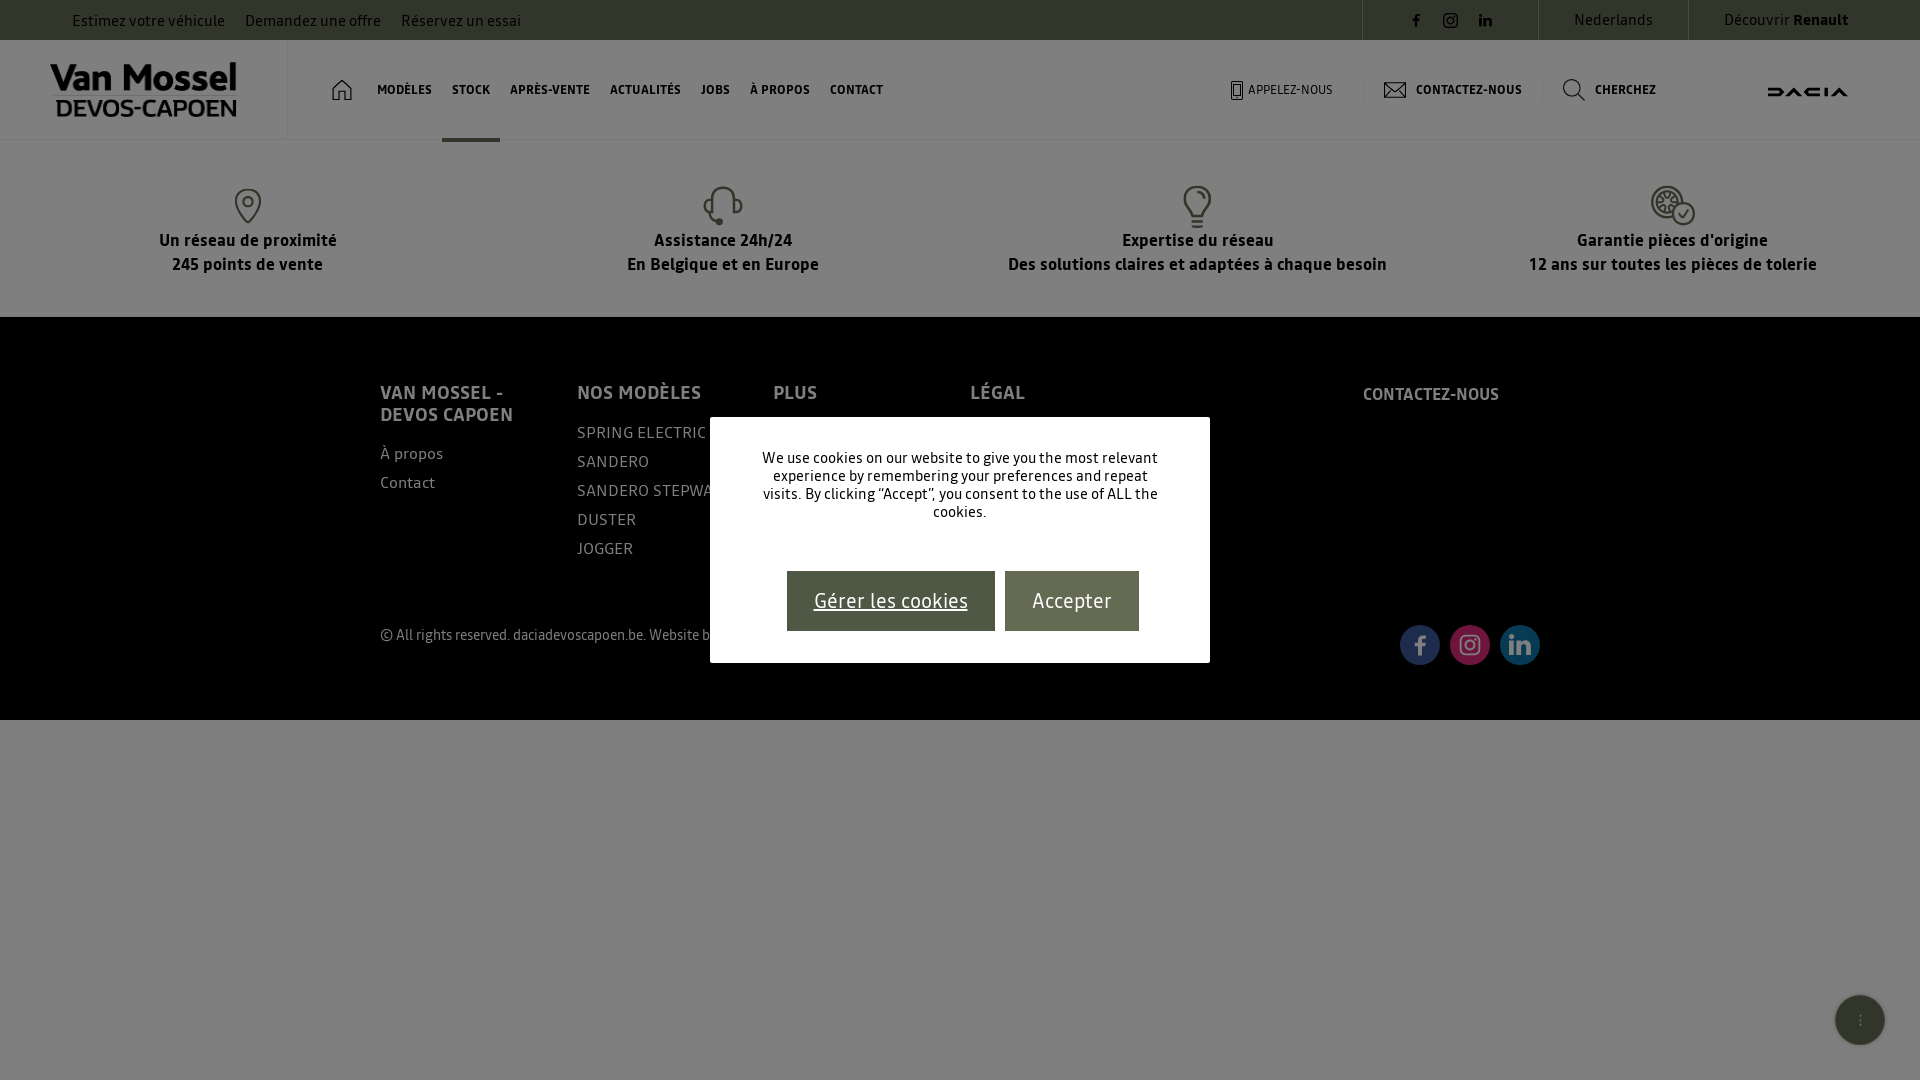 This screenshot has height=1080, width=1920. Describe the element at coordinates (721, 229) in the screenshot. I see `'Assistance 24h/24` at that location.